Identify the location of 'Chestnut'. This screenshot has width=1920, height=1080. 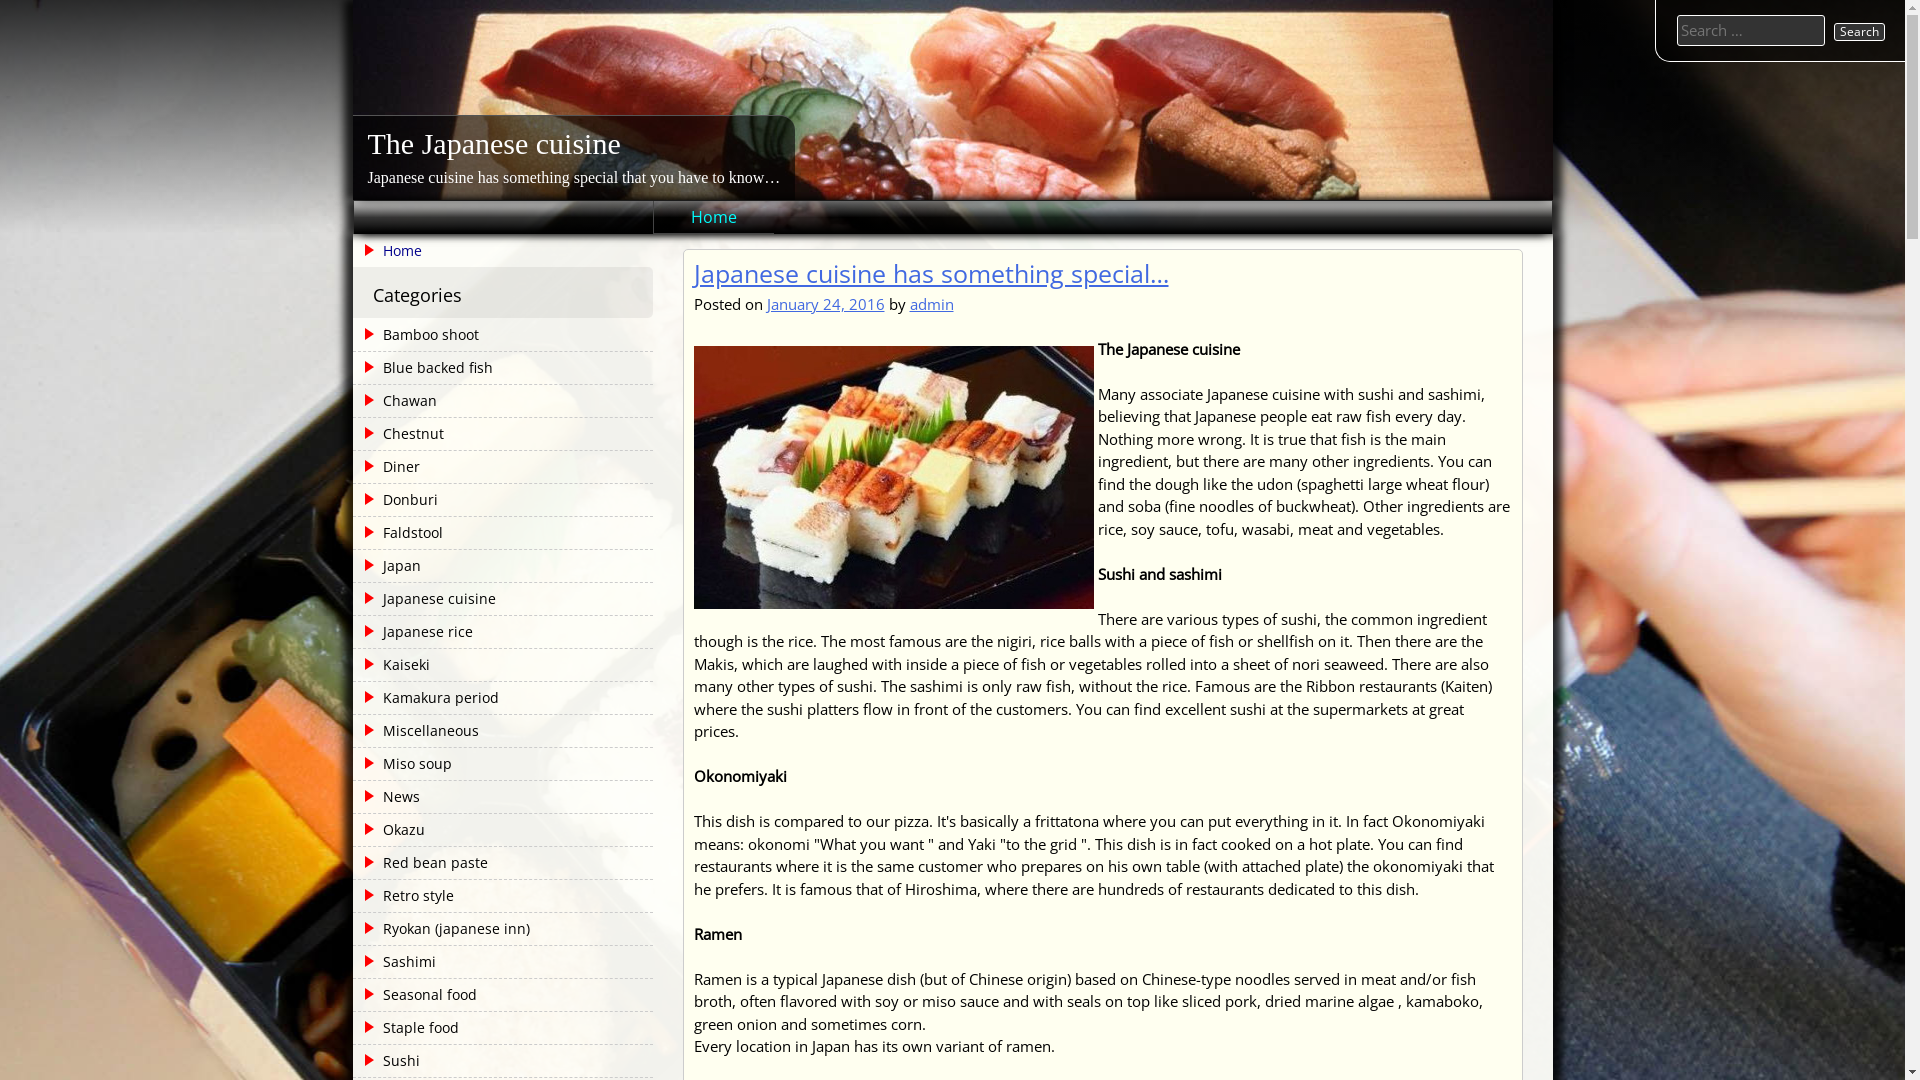
(399, 433).